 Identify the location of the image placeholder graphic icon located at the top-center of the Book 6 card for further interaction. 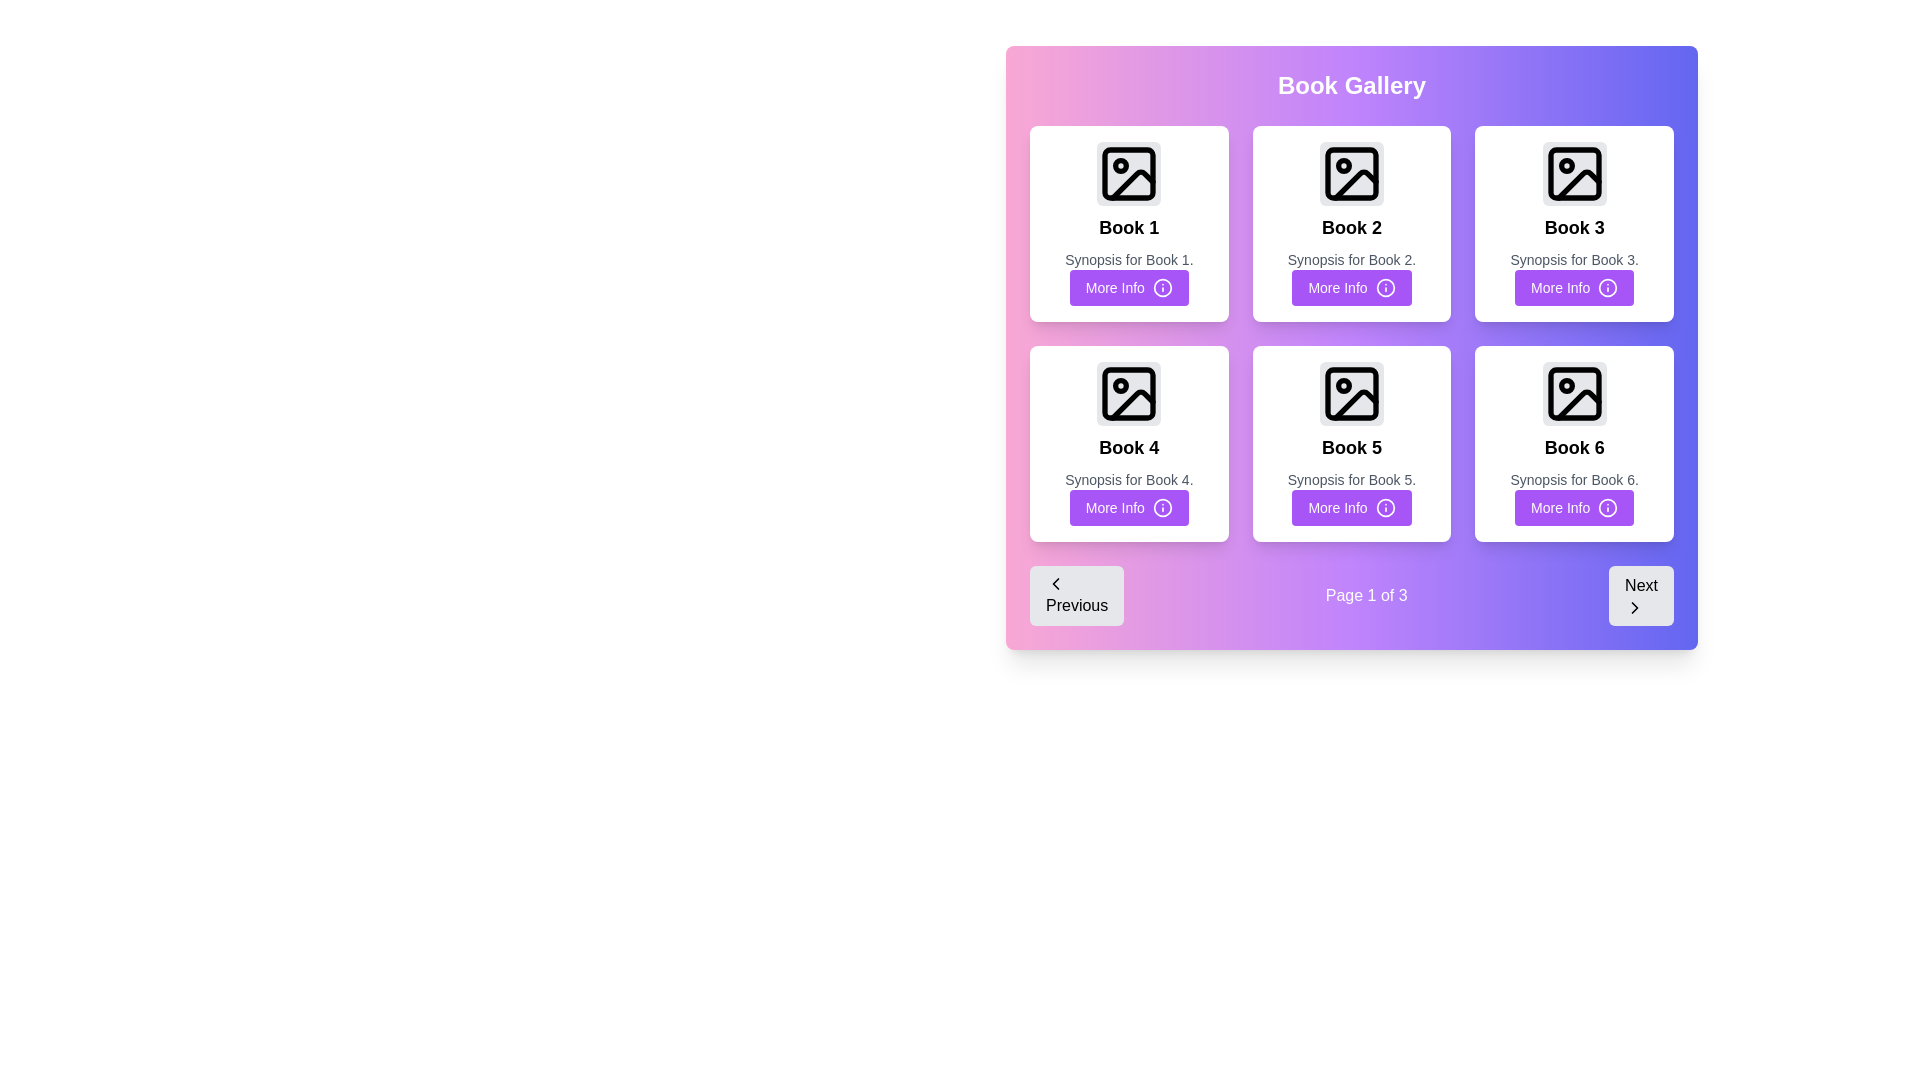
(1573, 393).